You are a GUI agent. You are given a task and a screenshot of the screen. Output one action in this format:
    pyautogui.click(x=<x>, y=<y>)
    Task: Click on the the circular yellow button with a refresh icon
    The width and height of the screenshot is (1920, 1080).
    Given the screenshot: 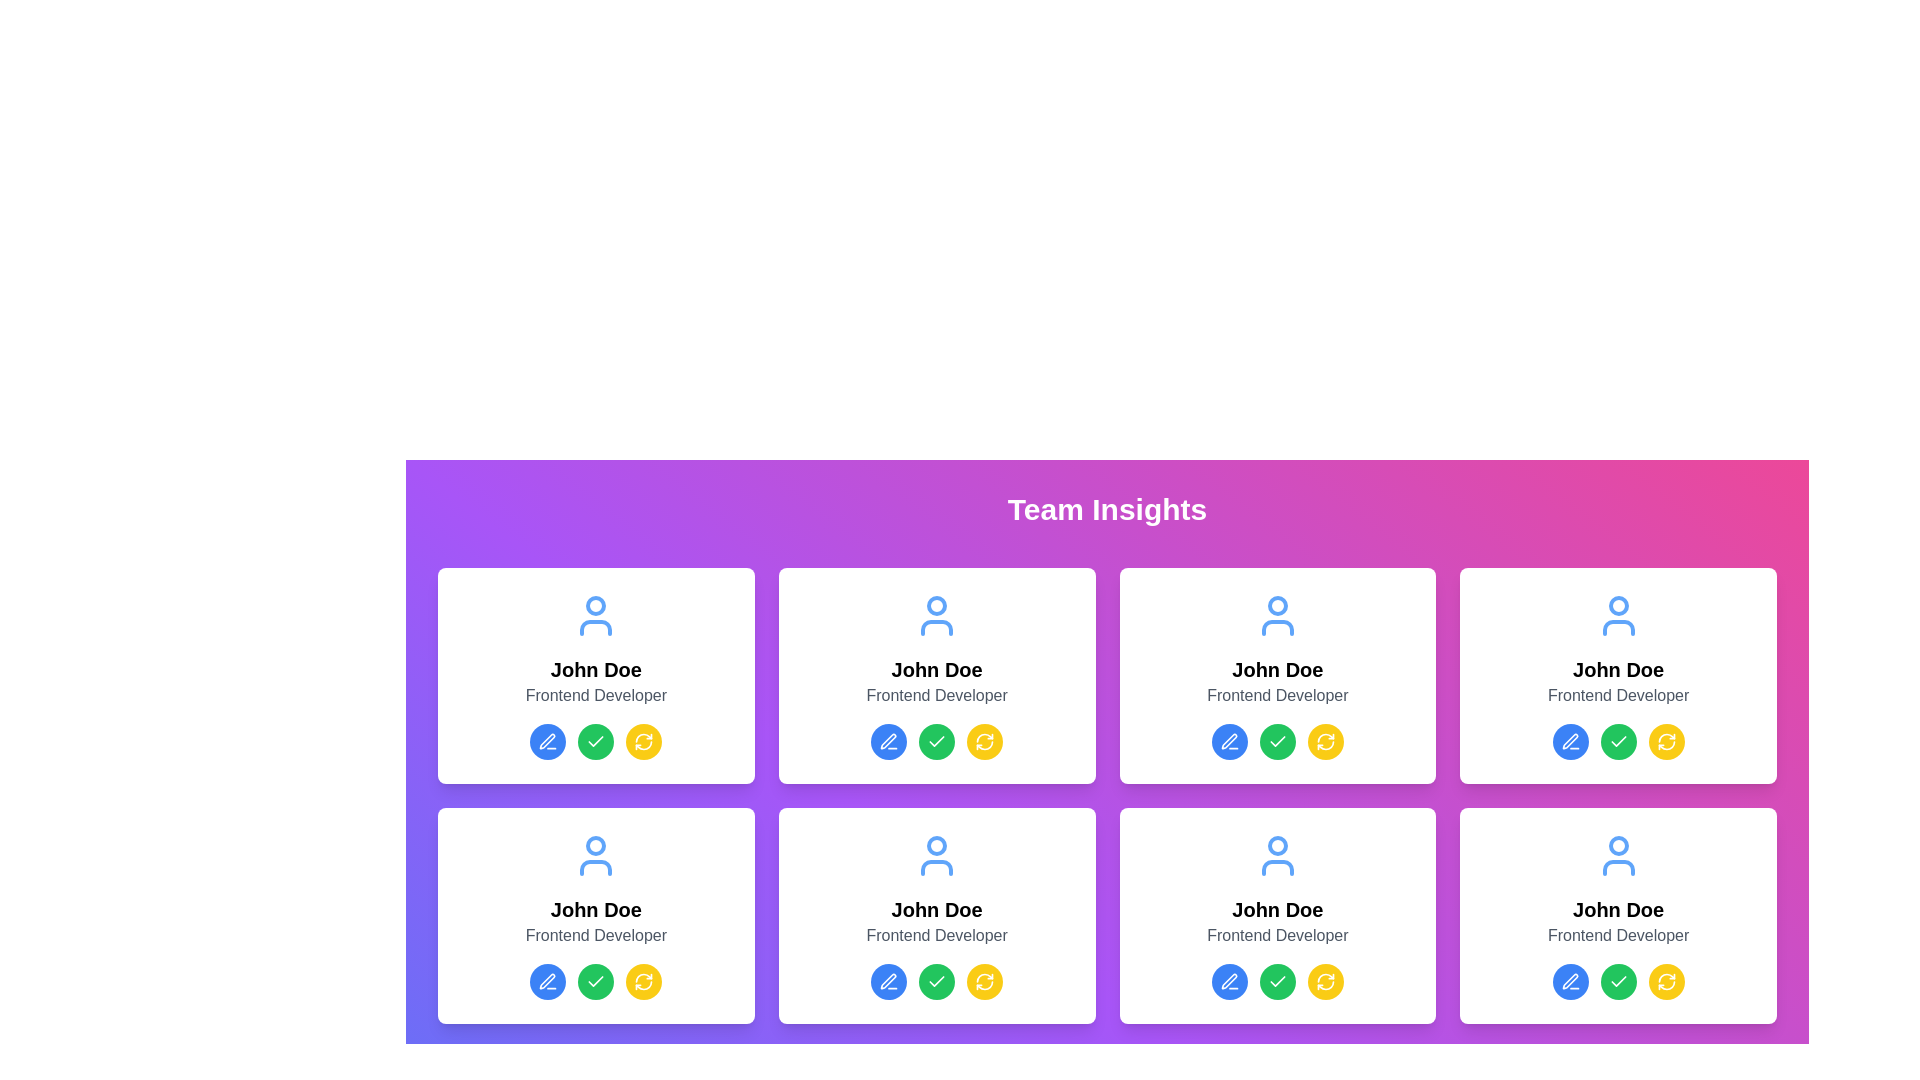 What is the action you would take?
    pyautogui.click(x=985, y=981)
    